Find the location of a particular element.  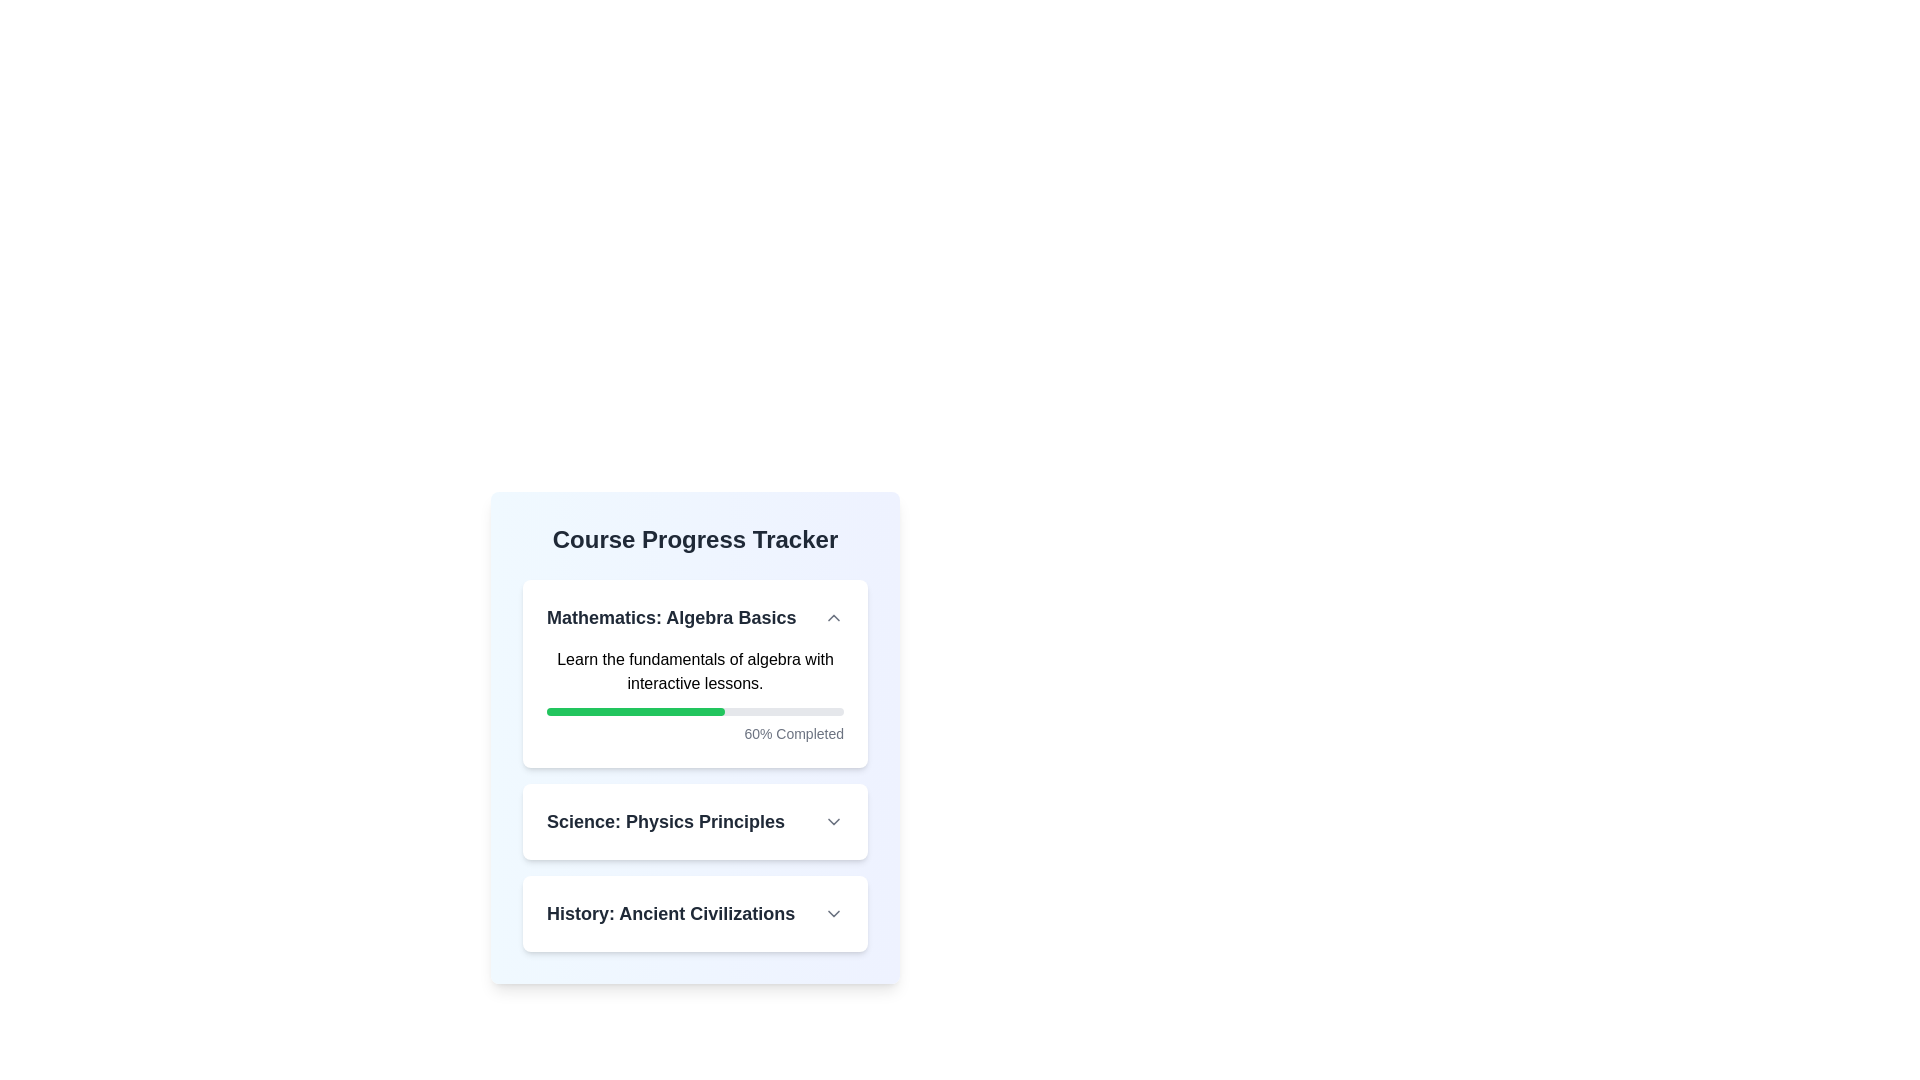

the Text label representing the title of the current educational topic displayed in the header of the Course Progress Tracker card is located at coordinates (671, 616).